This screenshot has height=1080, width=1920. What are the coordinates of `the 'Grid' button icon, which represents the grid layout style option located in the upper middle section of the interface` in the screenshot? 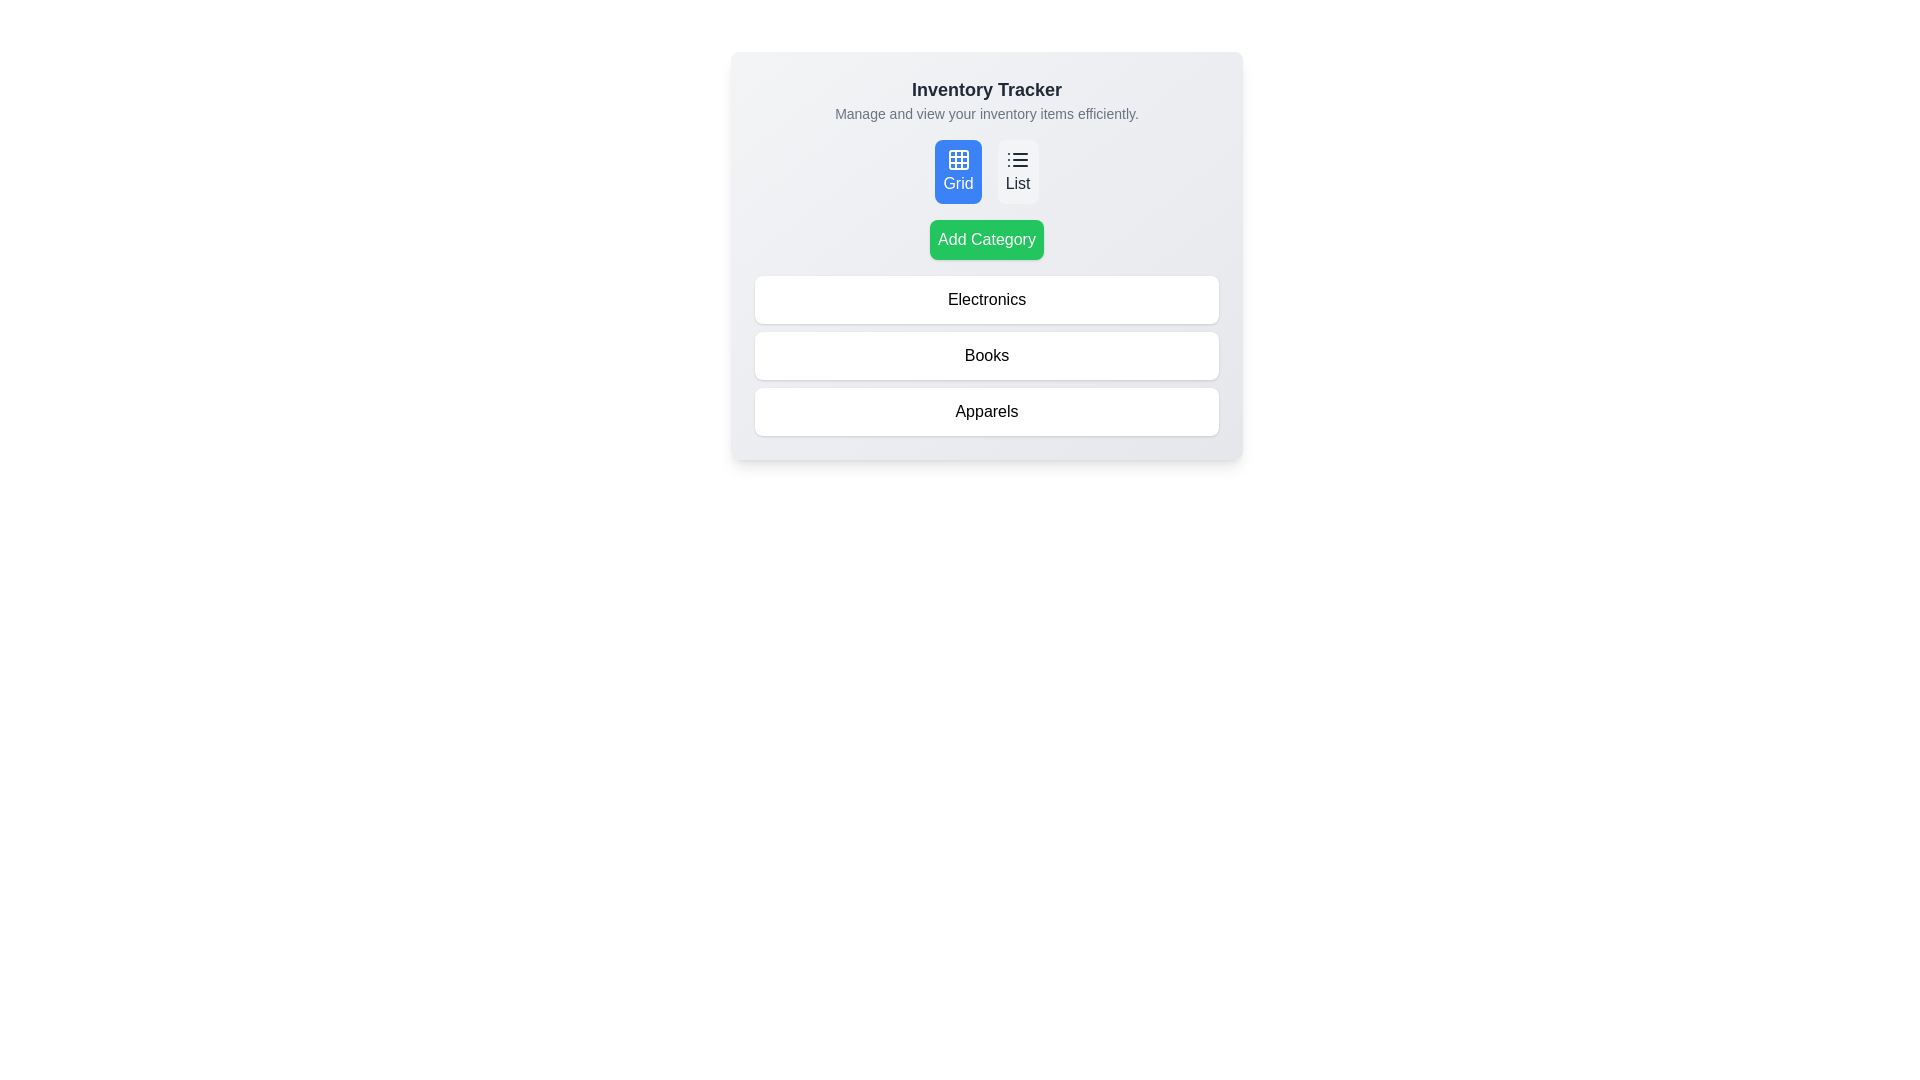 It's located at (957, 158).